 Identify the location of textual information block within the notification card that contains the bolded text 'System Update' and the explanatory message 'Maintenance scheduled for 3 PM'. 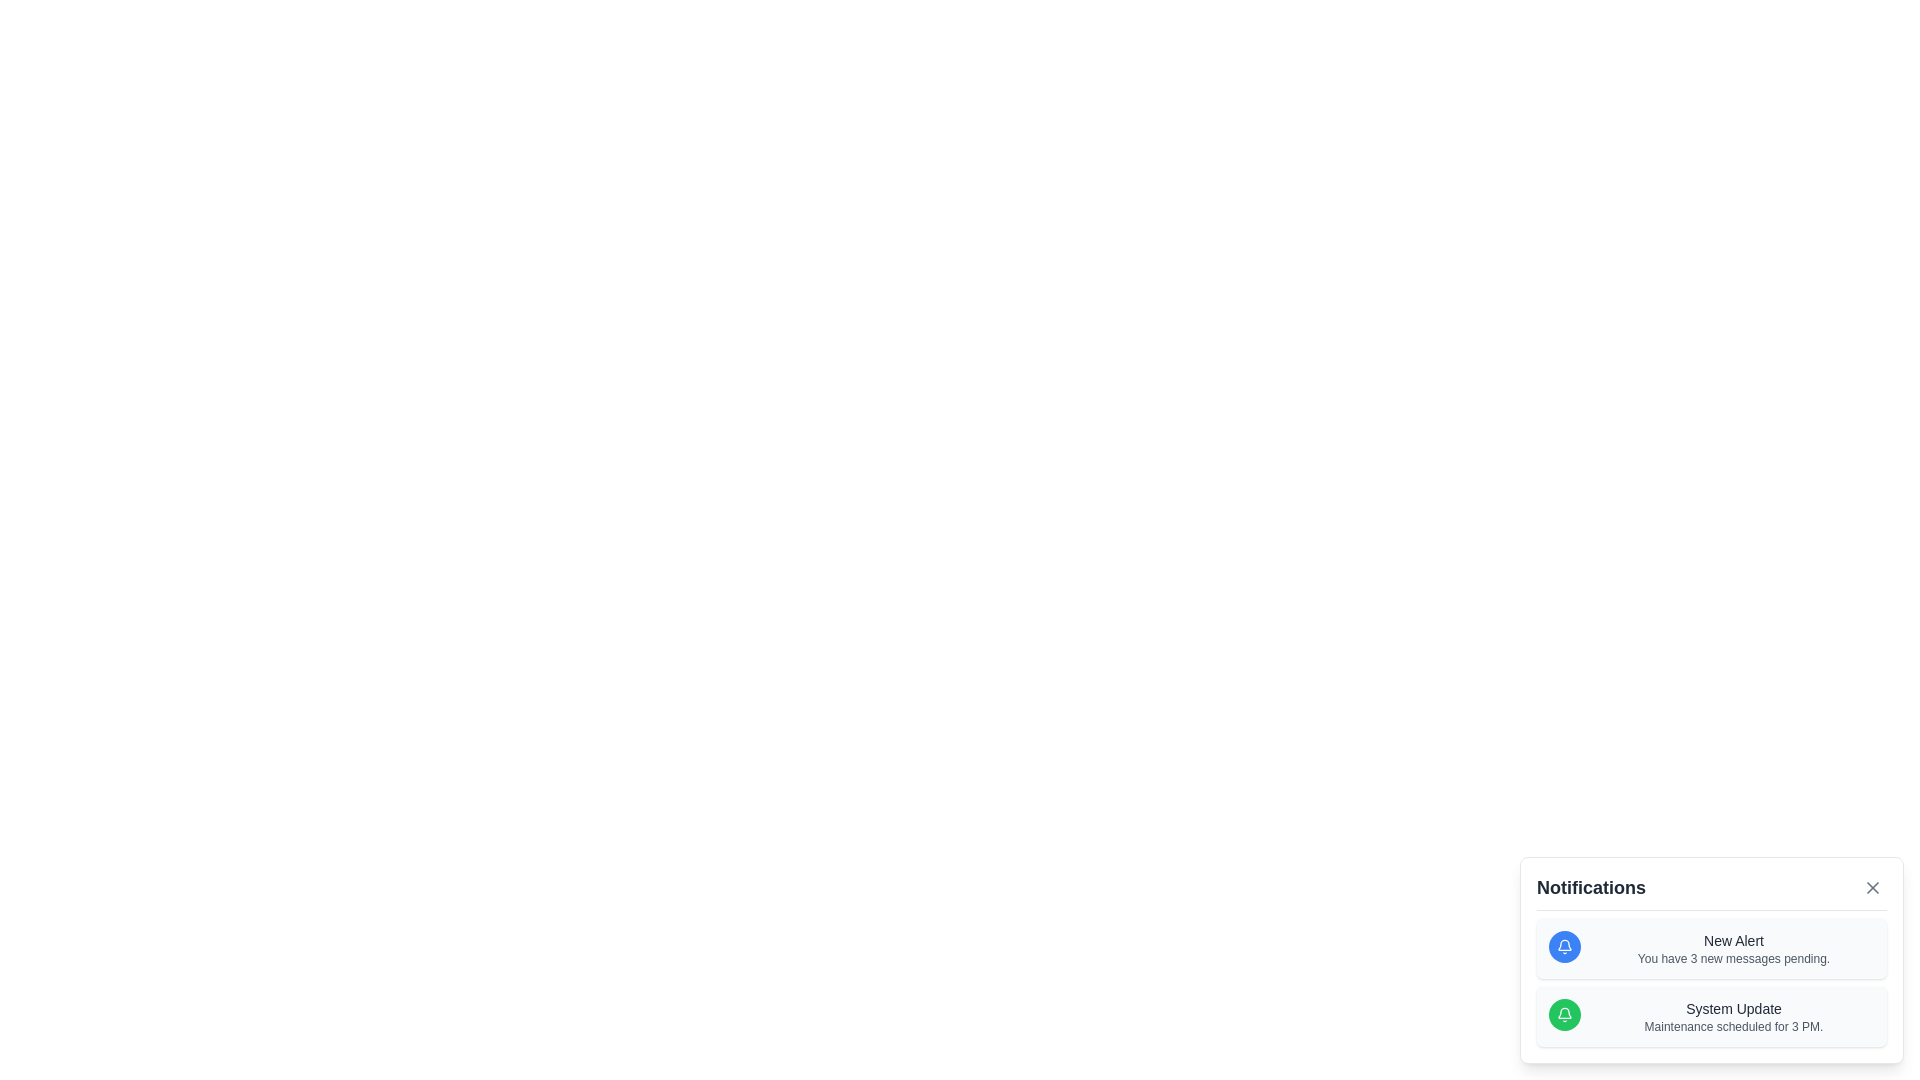
(1732, 1017).